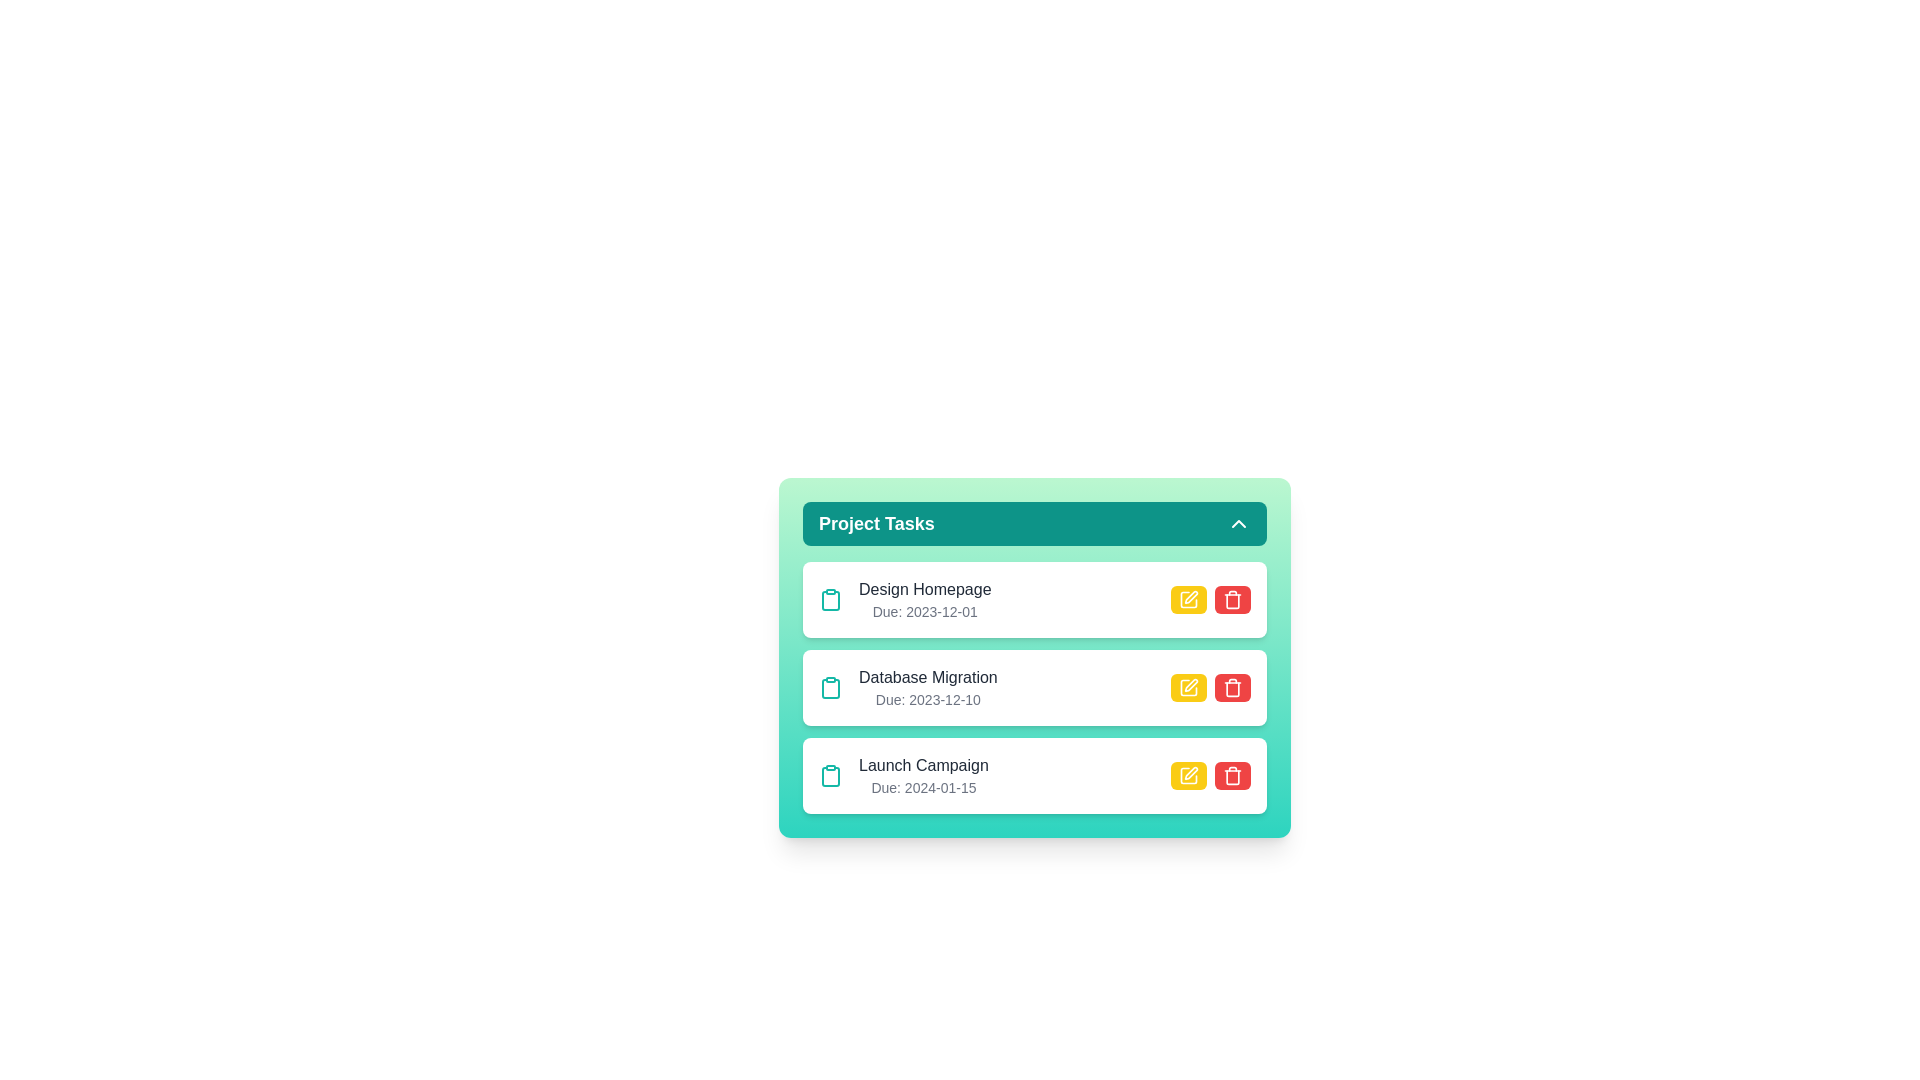 The height and width of the screenshot is (1080, 1920). What do you see at coordinates (1232, 686) in the screenshot?
I see `the delete button for the task 'Database Migration'` at bounding box center [1232, 686].